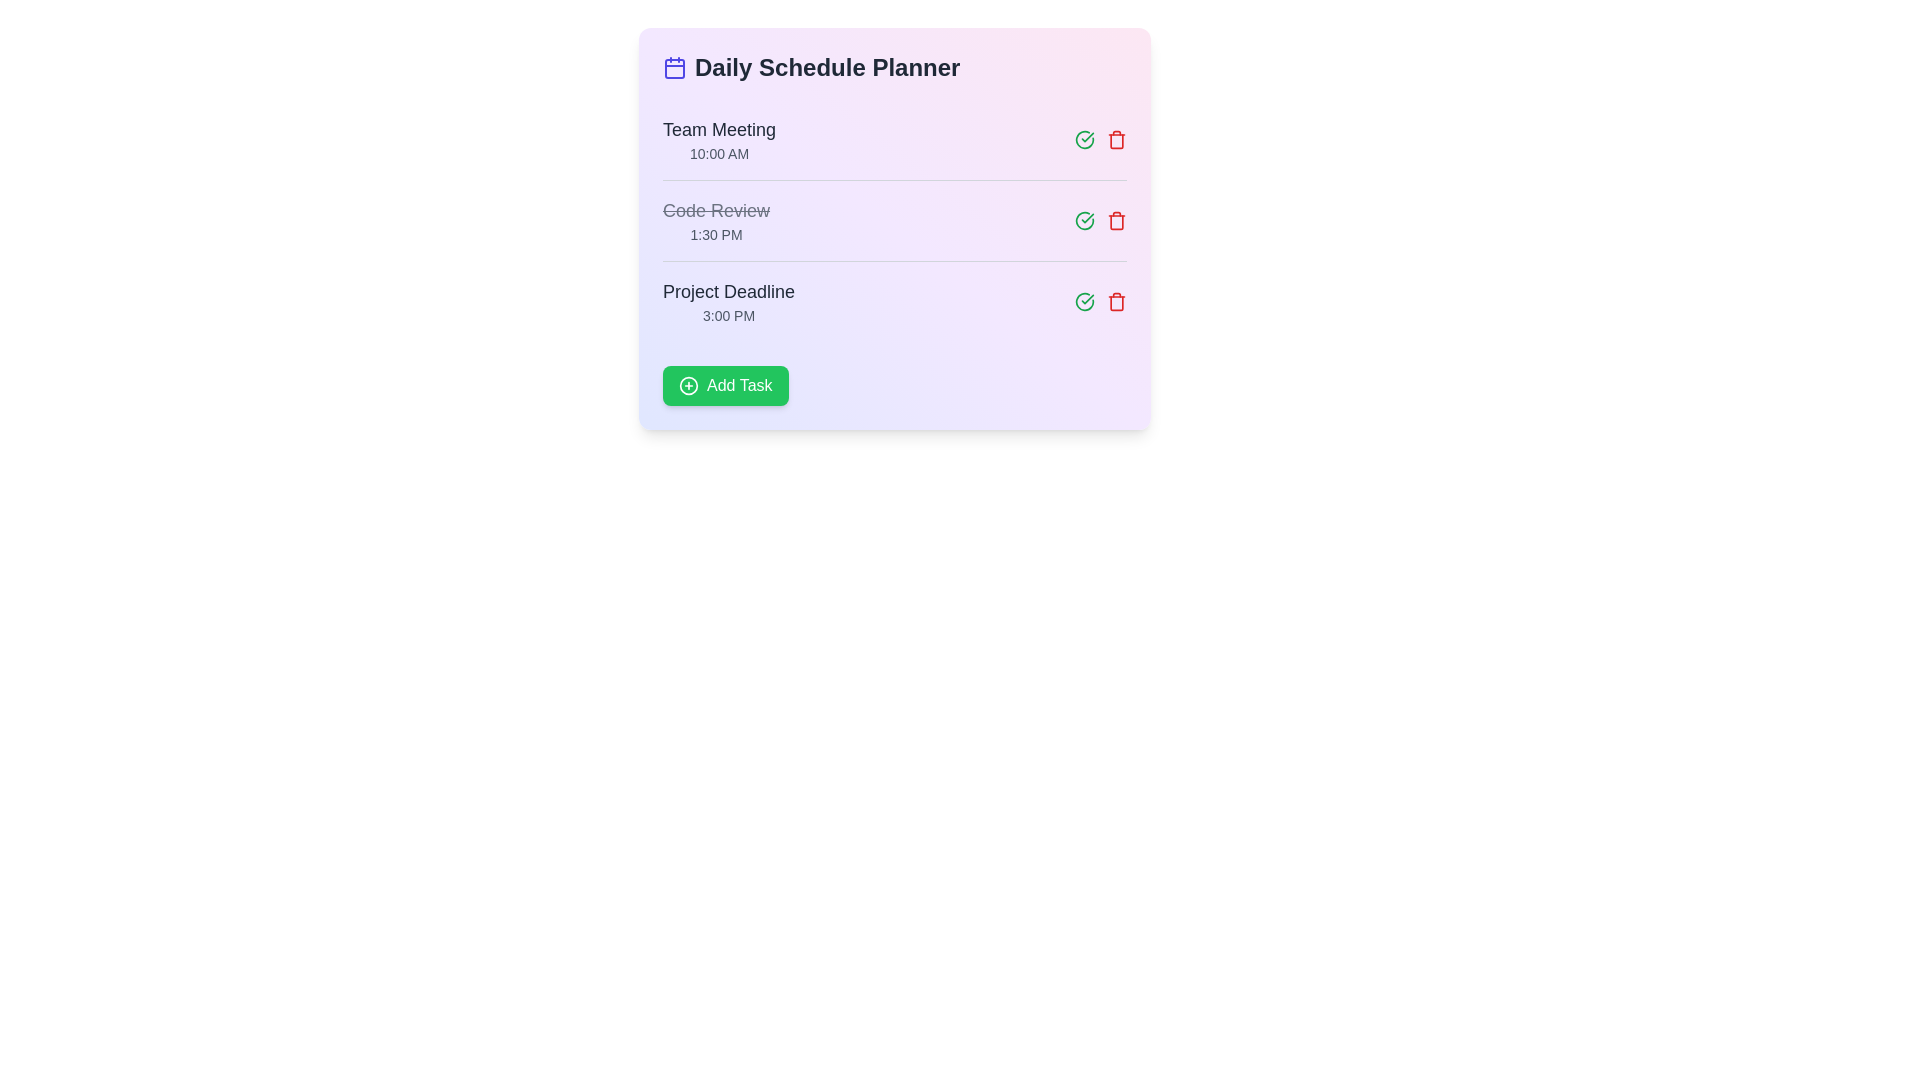 The width and height of the screenshot is (1920, 1080). I want to click on the 'complete' button for the task identified by Project Deadline, so click(1083, 301).